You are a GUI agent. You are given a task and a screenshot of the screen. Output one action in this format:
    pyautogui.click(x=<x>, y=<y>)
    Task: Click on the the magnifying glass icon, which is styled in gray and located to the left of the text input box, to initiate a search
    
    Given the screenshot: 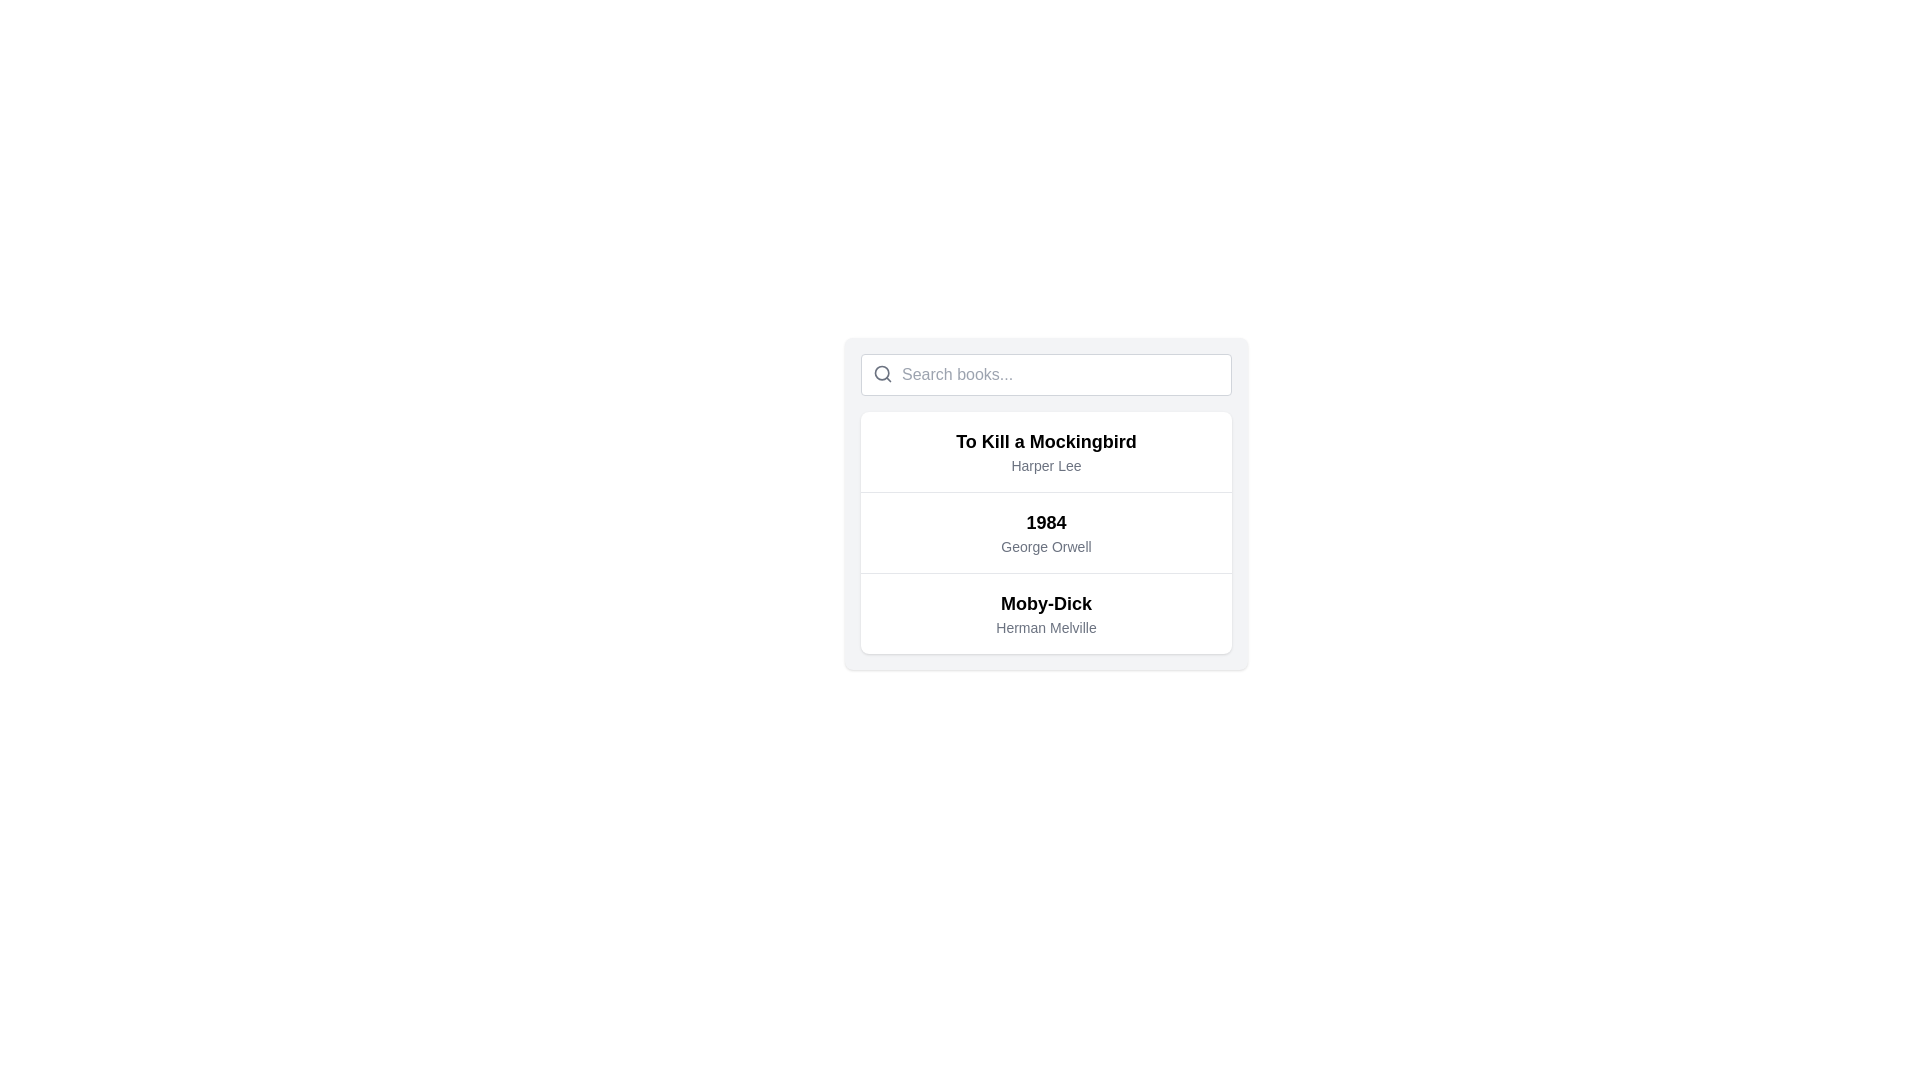 What is the action you would take?
    pyautogui.click(x=882, y=374)
    